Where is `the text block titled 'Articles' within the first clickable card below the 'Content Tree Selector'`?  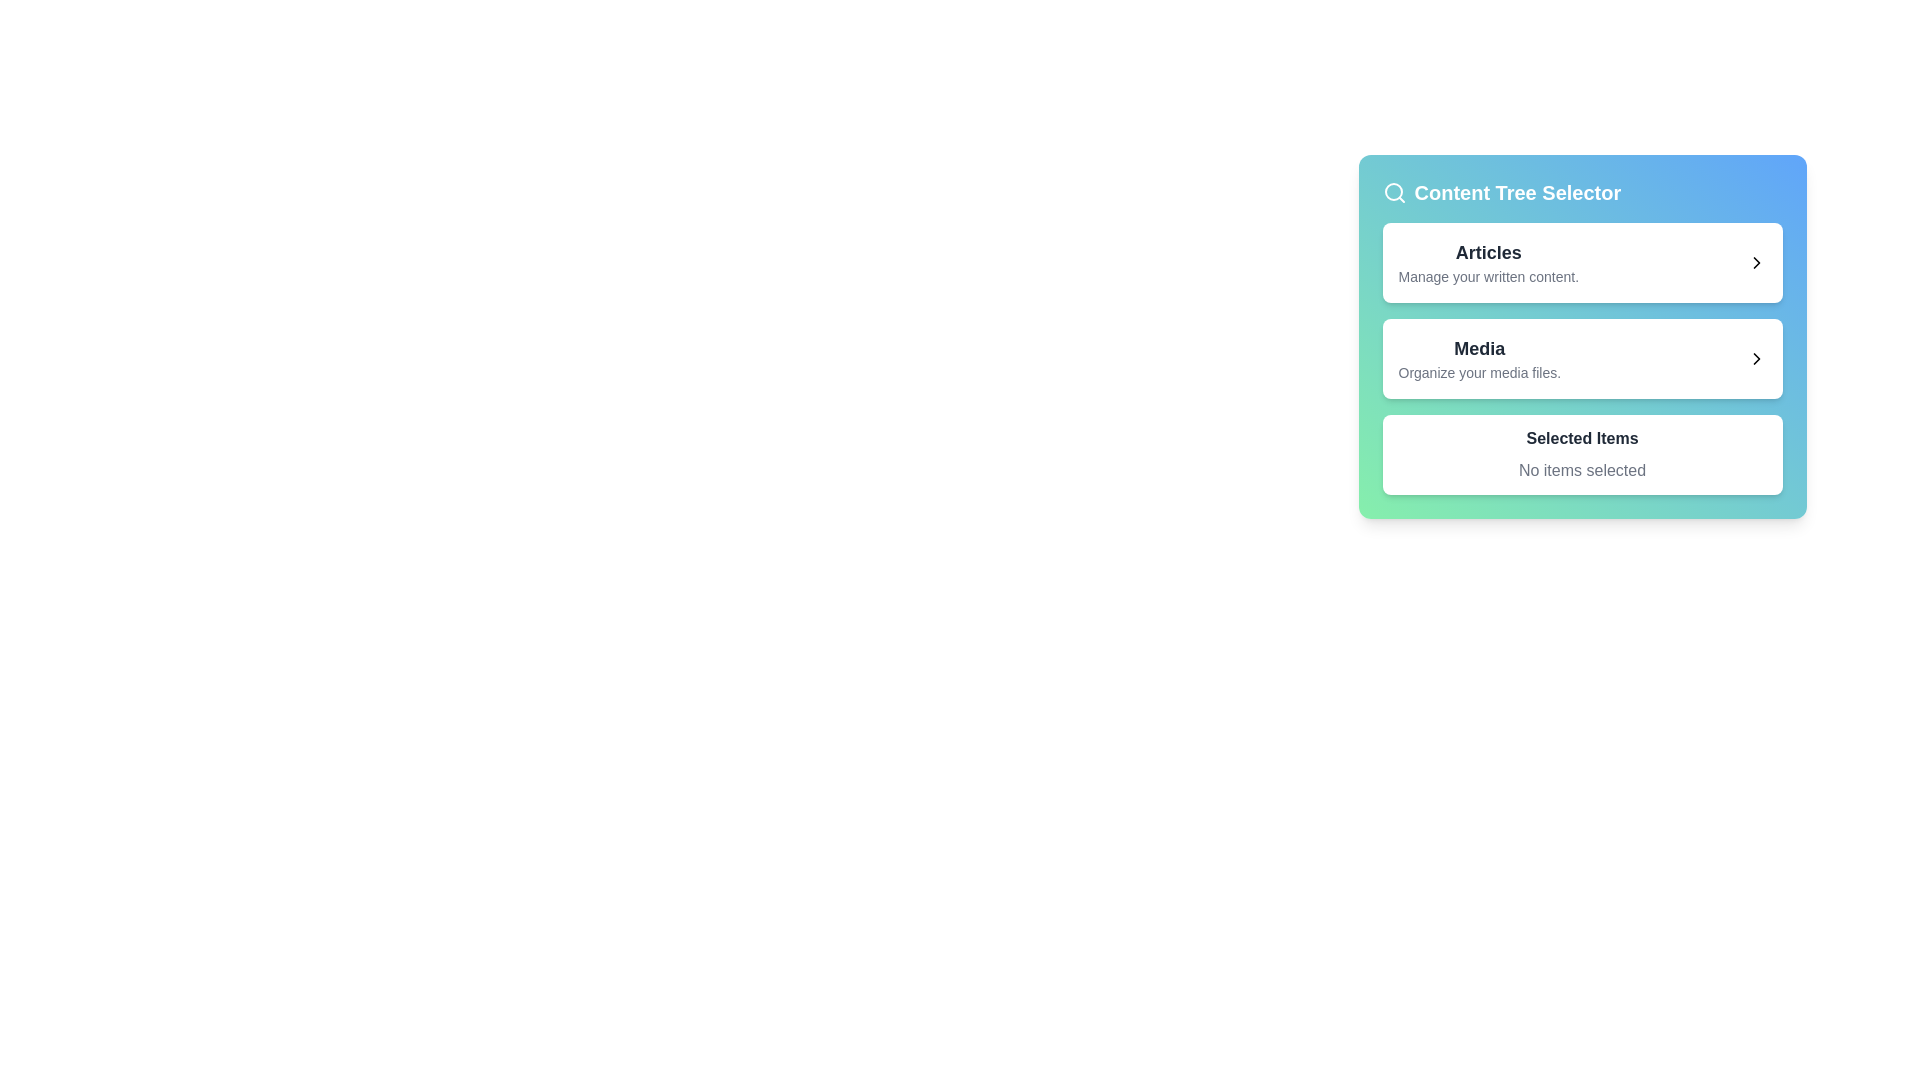
the text block titled 'Articles' within the first clickable card below the 'Content Tree Selector' is located at coordinates (1488, 261).